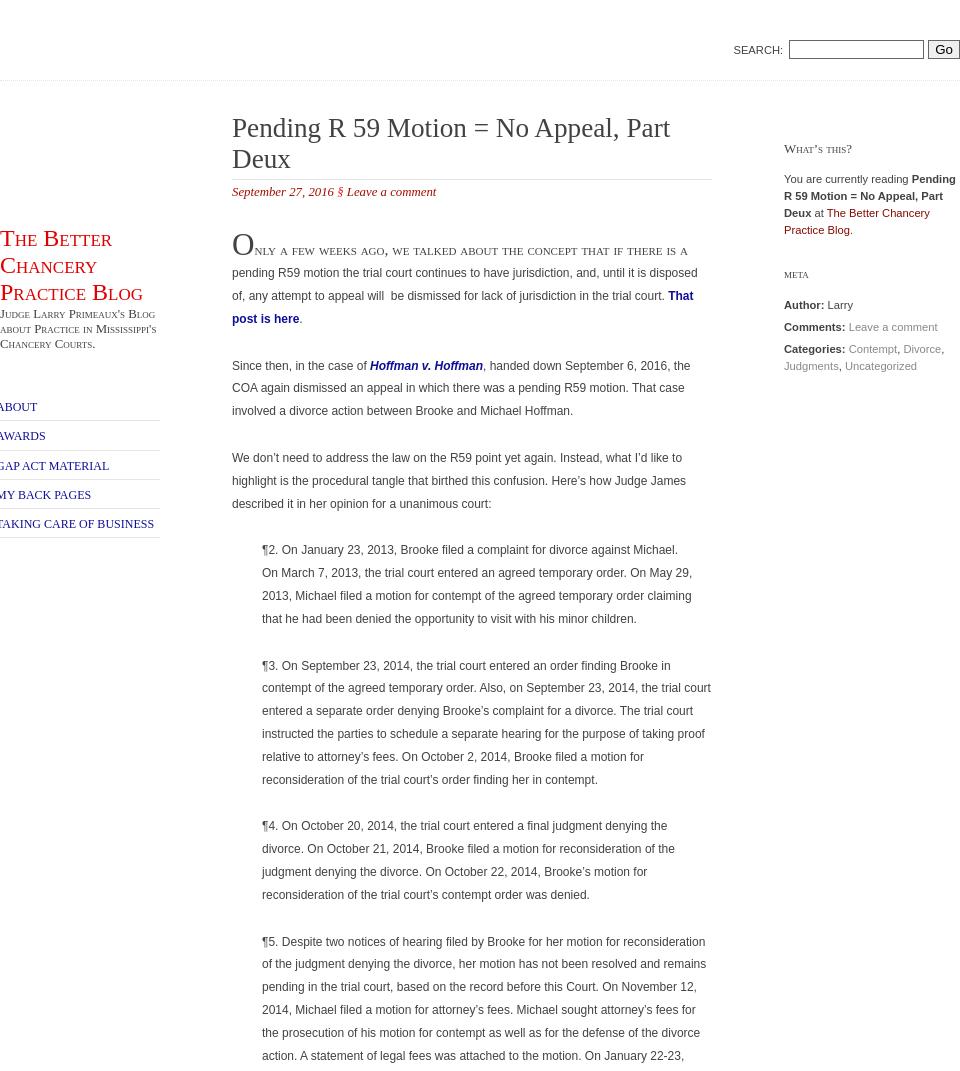 Image resolution: width=960 pixels, height=1071 pixels. What do you see at coordinates (757, 49) in the screenshot?
I see `'Search:'` at bounding box center [757, 49].